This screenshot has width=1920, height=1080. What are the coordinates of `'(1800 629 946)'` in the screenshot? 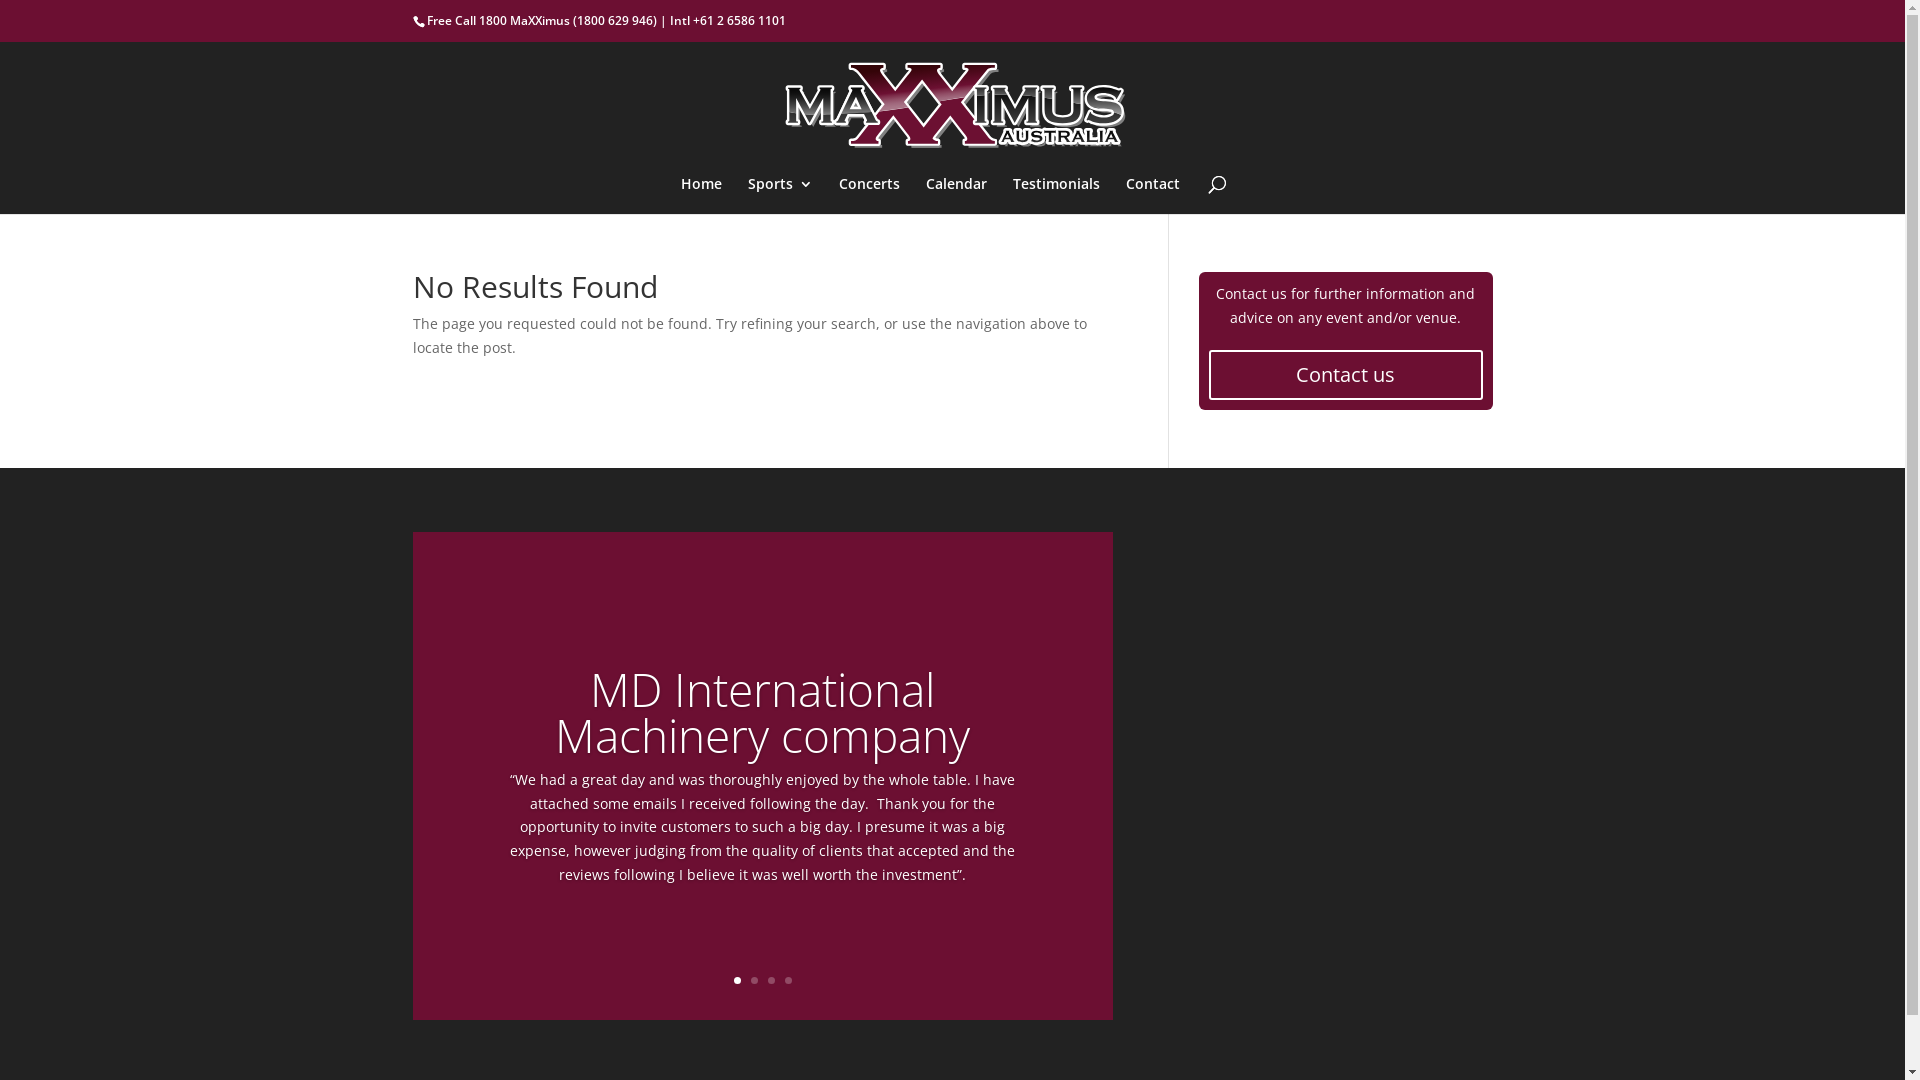 It's located at (570, 20).